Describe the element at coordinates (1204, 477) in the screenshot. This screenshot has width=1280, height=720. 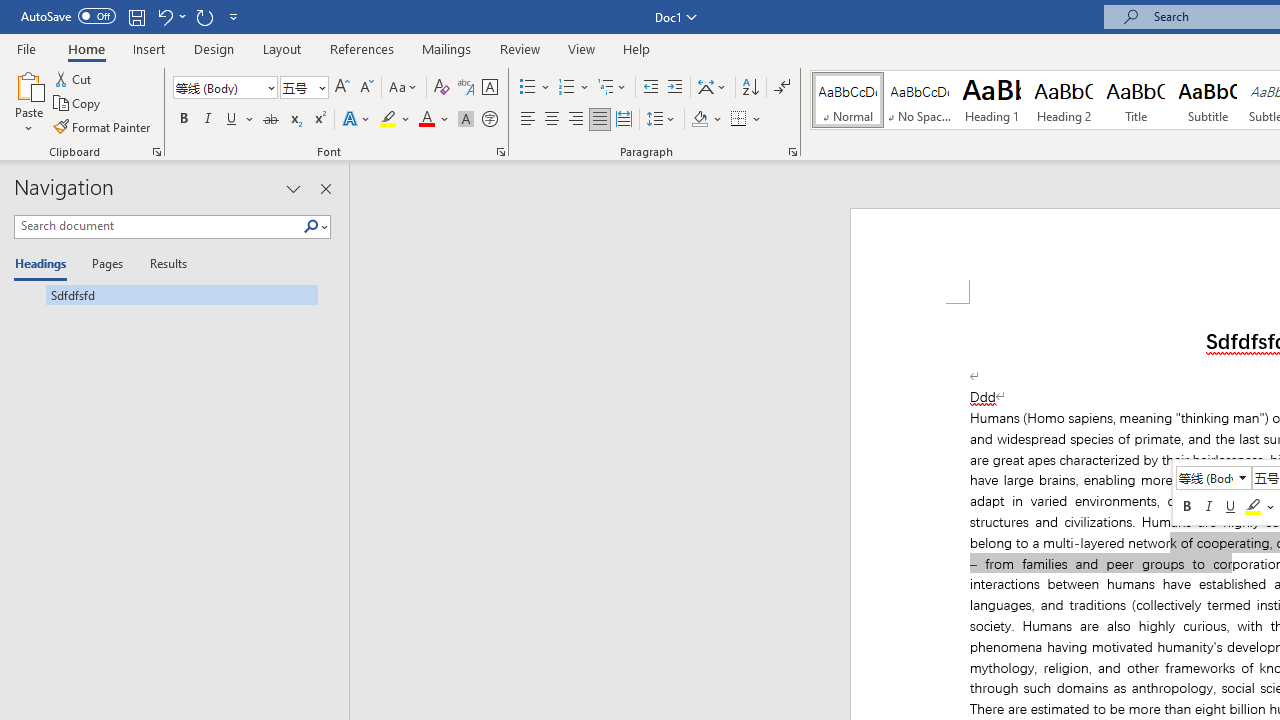
I see `'Class: NetUITextbox'` at that location.